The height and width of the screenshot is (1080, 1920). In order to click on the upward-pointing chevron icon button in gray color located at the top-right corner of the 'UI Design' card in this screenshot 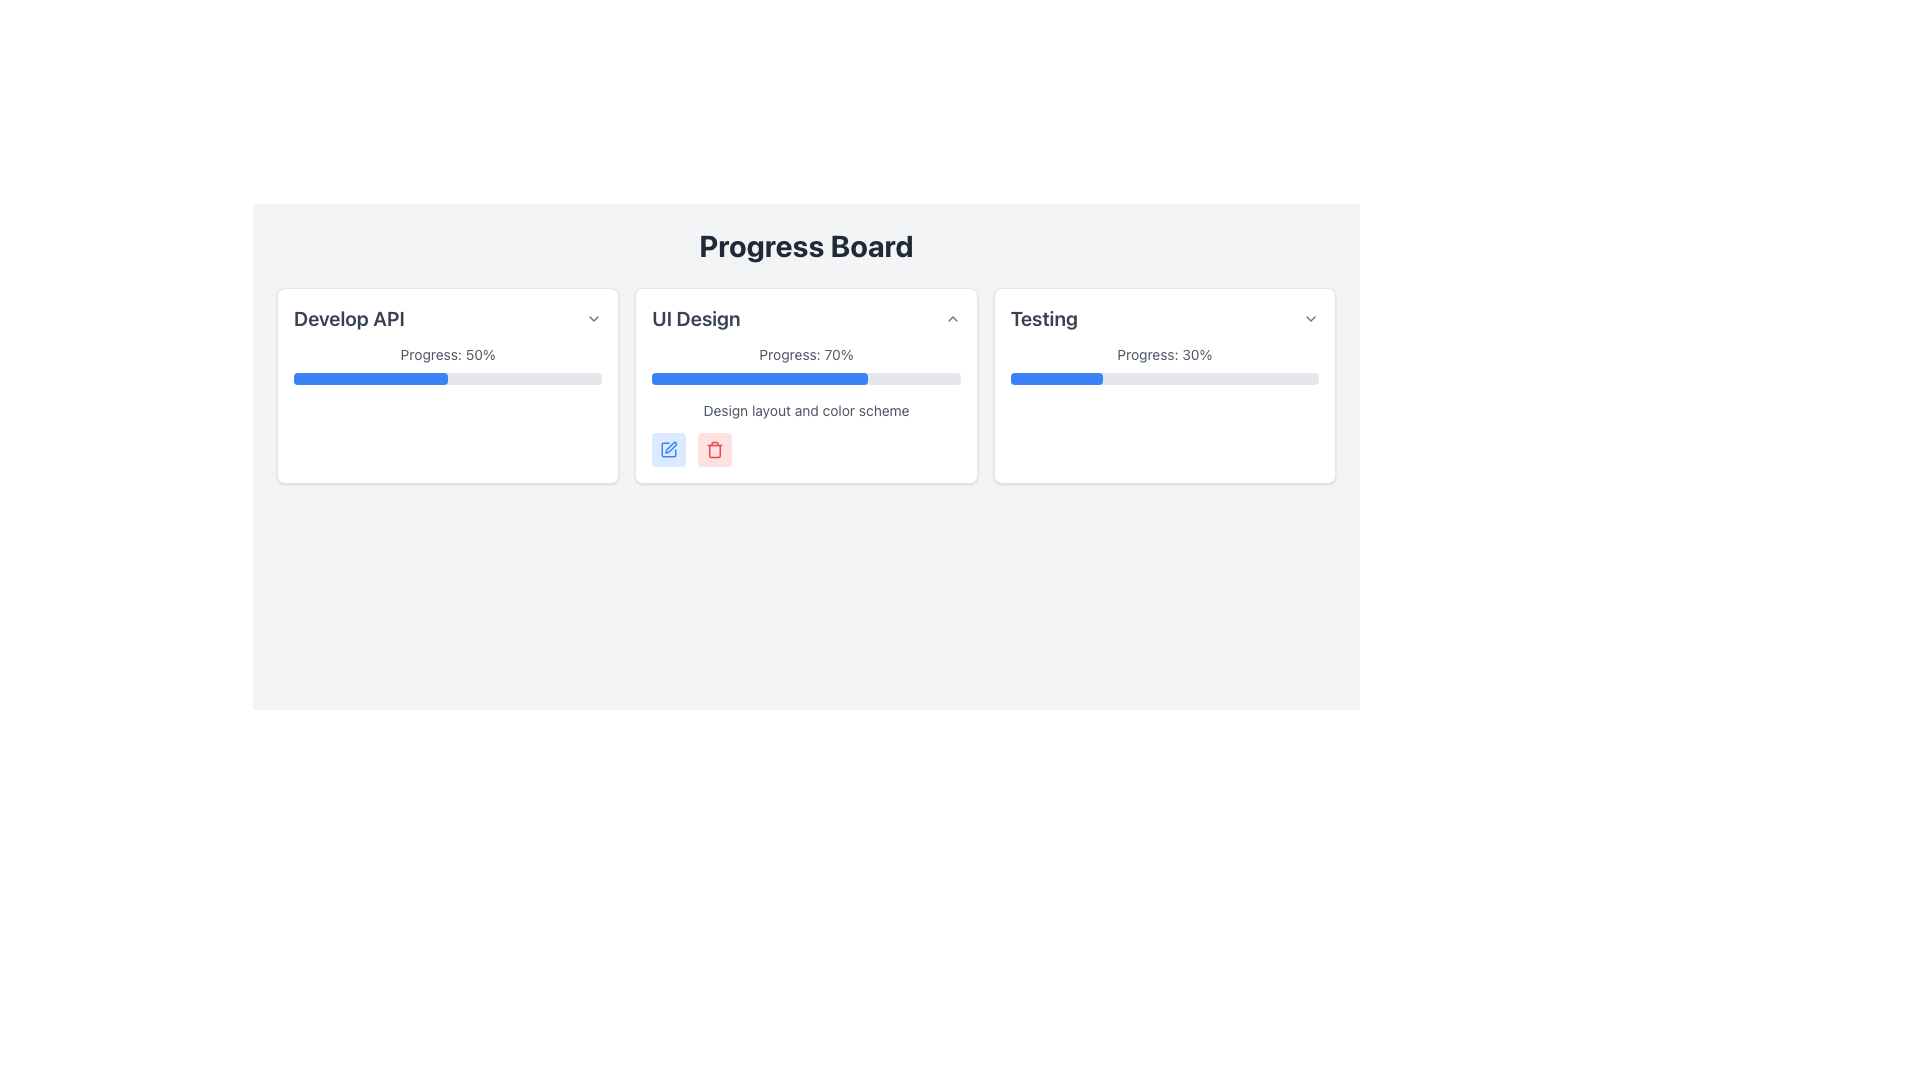, I will do `click(951, 318)`.